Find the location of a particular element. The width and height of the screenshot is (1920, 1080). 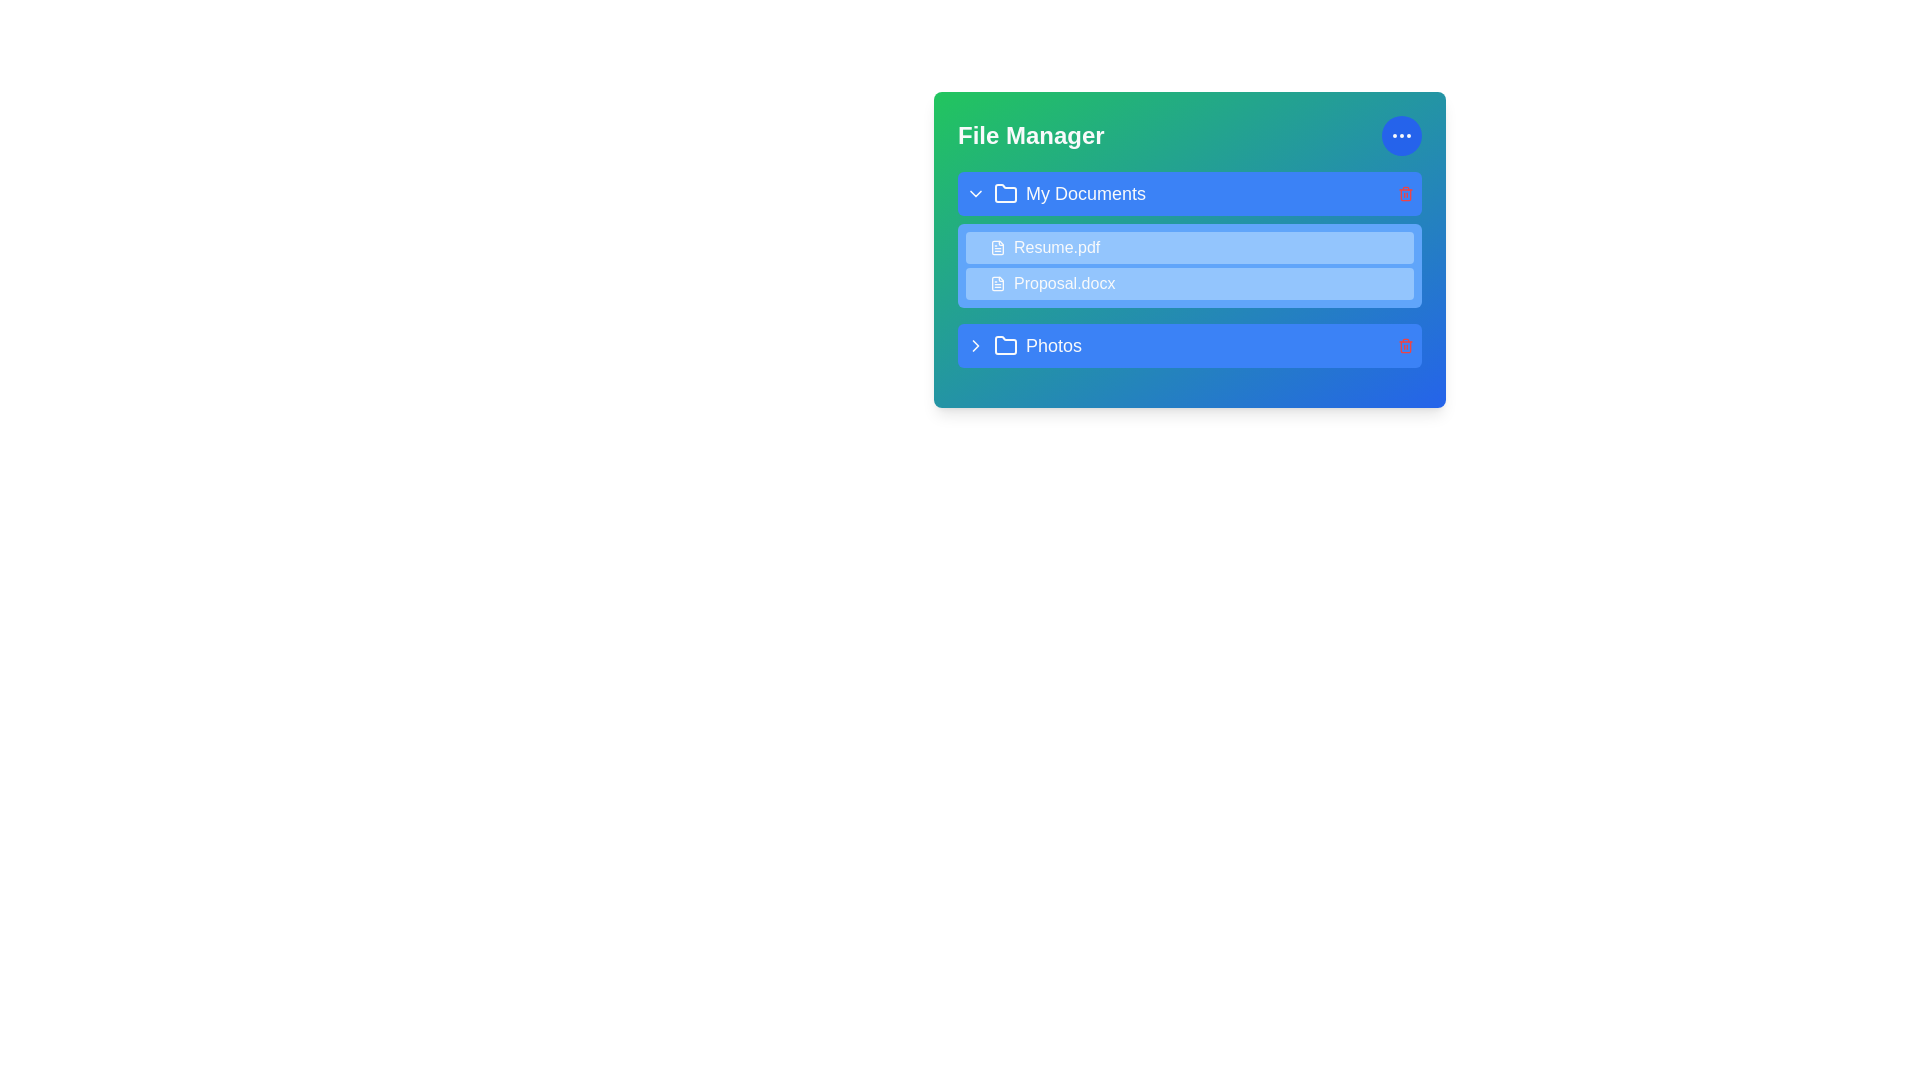

the file icon located to the left of the 'Proposal.docx' label in the file manager interface is located at coordinates (998, 284).